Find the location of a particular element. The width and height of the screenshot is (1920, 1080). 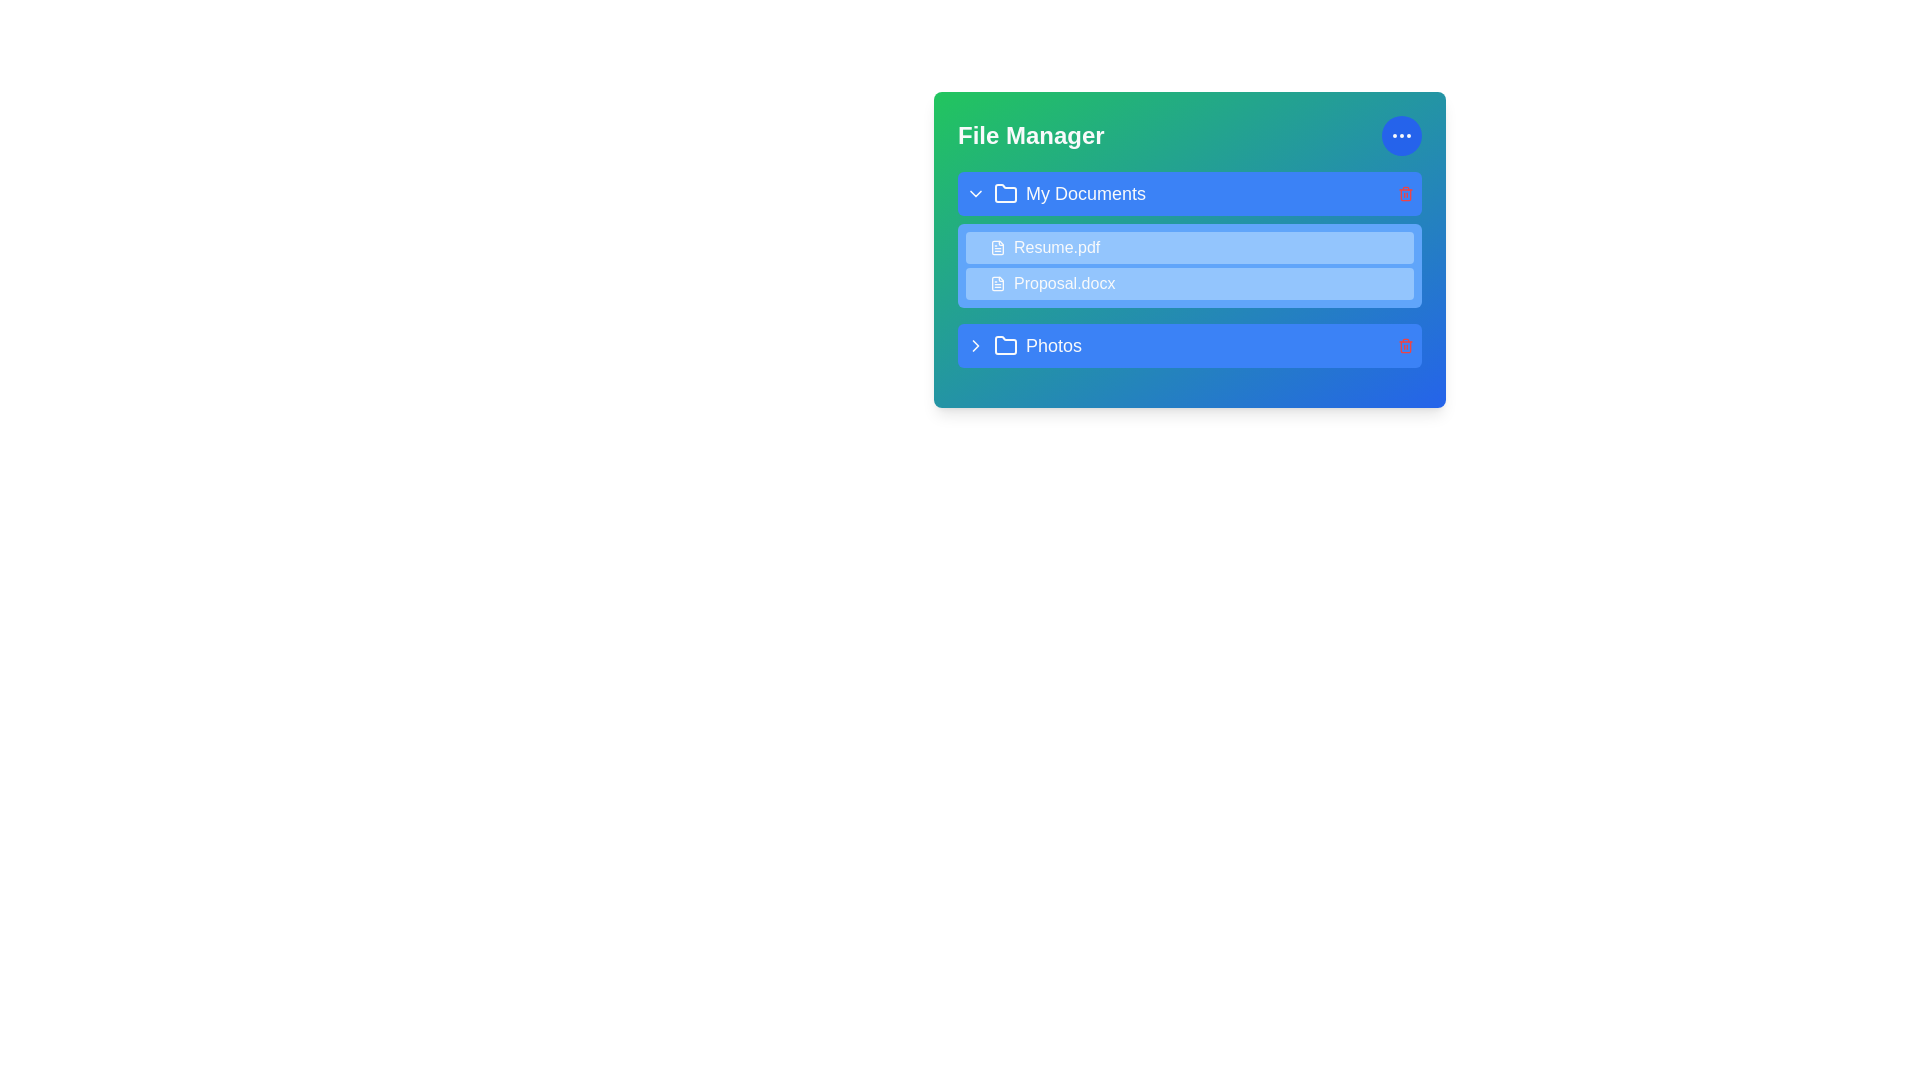

the file icon located to the left of the 'Proposal.docx' label in the file manager interface is located at coordinates (998, 284).